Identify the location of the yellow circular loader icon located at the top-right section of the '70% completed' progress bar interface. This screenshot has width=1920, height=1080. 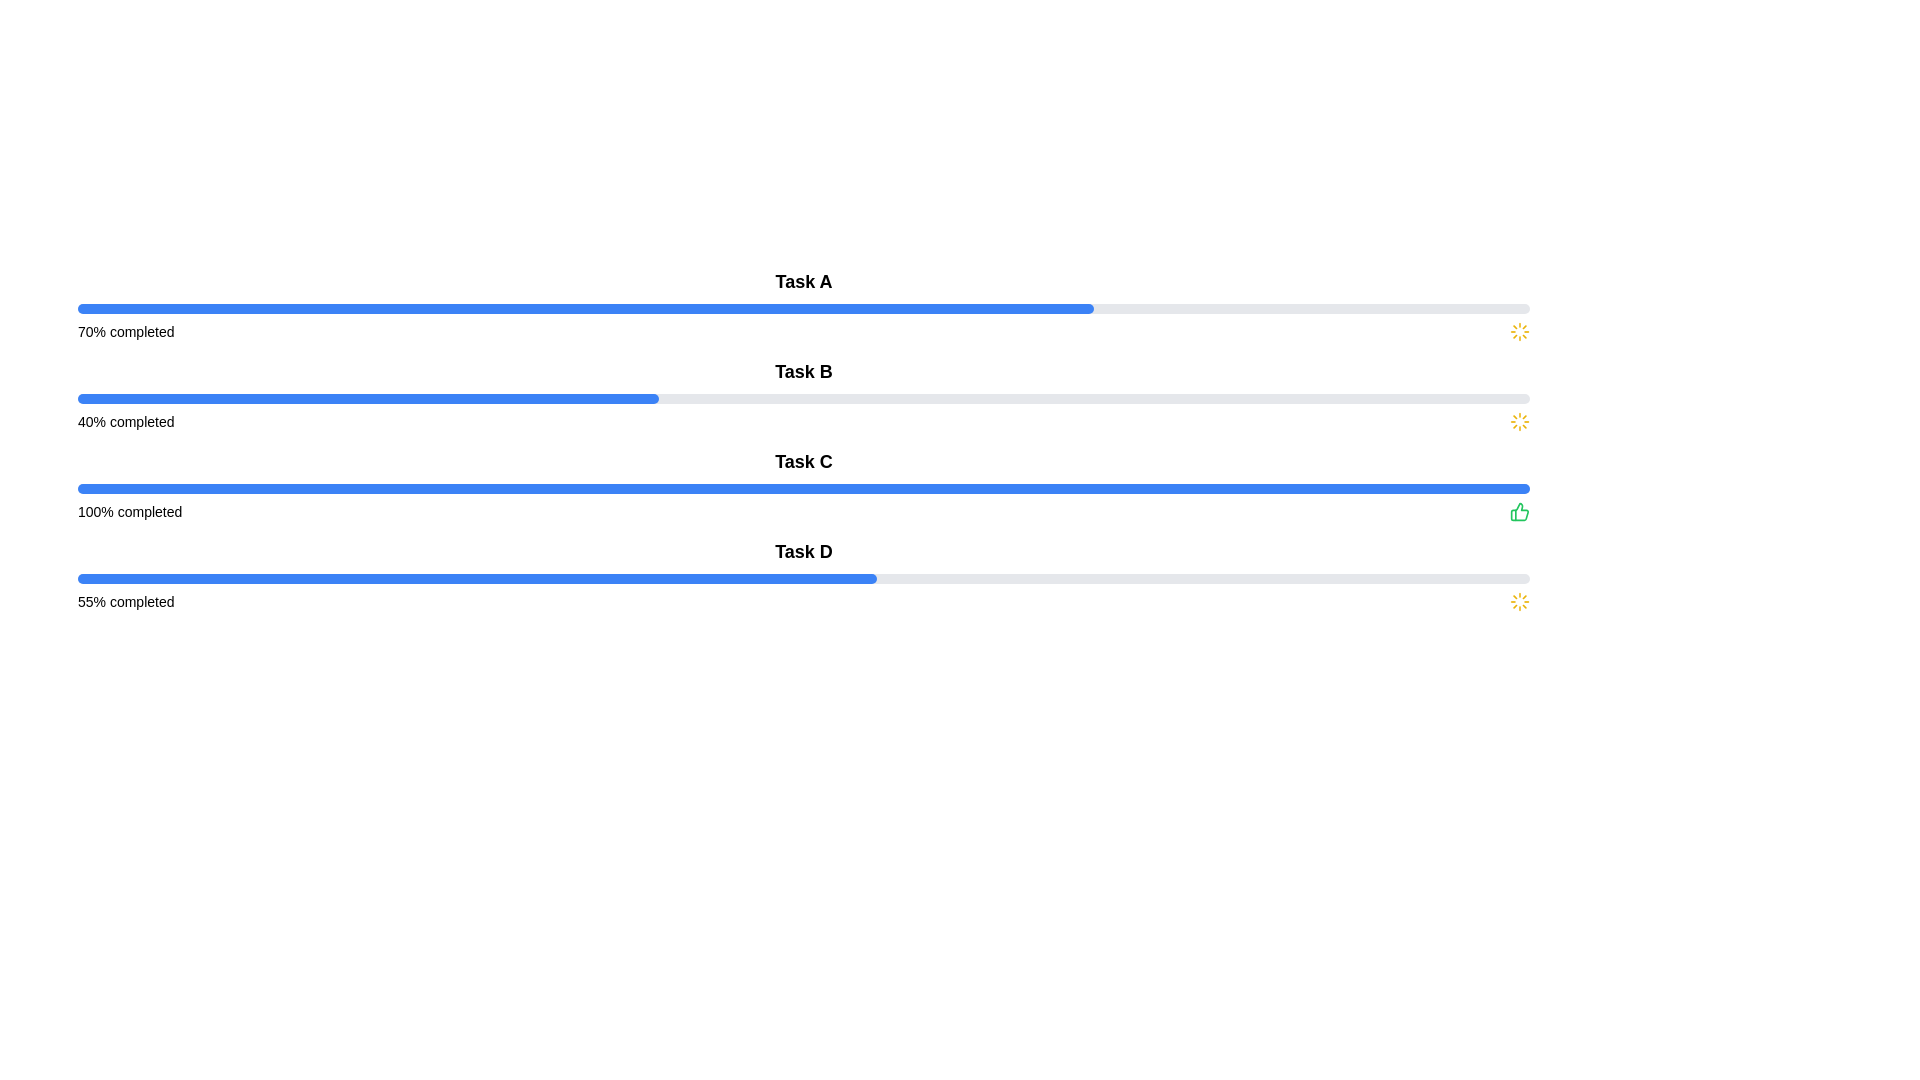
(1520, 330).